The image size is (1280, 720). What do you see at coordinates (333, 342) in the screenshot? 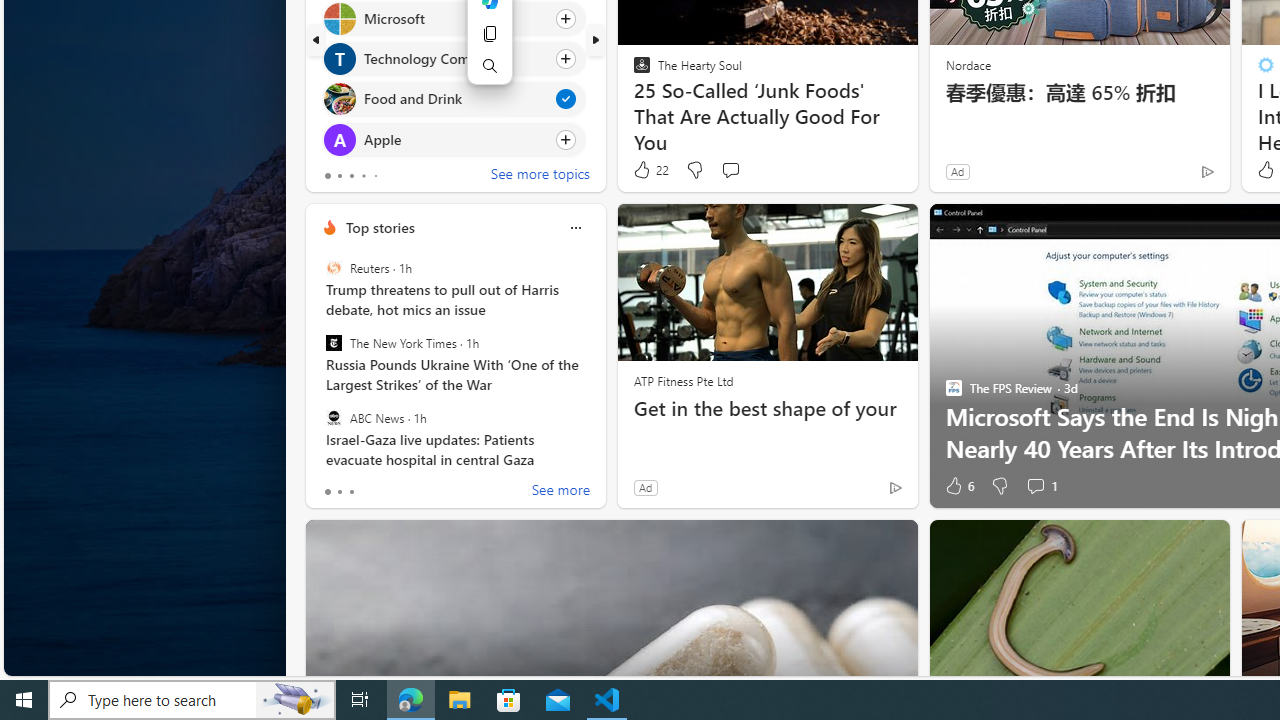
I see `'The New York Times'` at bounding box center [333, 342].